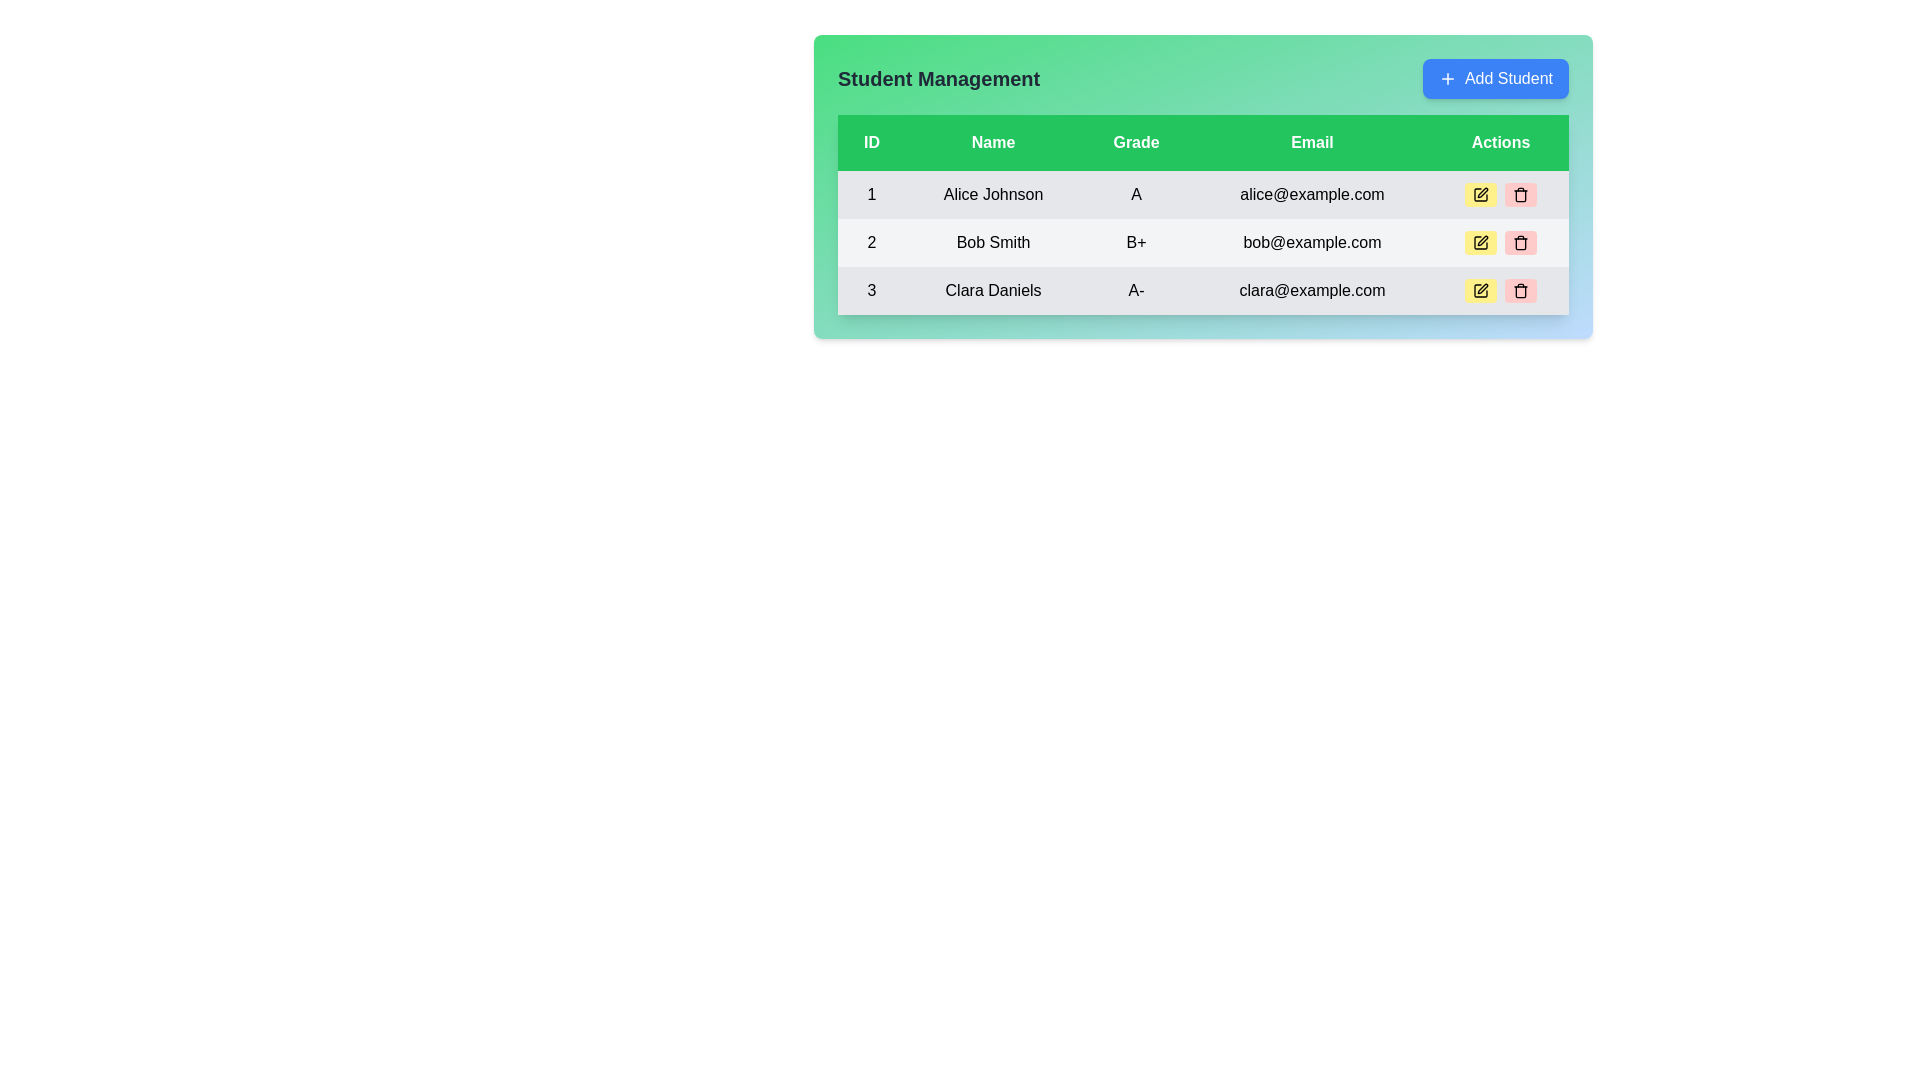 The width and height of the screenshot is (1920, 1080). I want to click on the delete button located in the 'Actions' column of the second row of the table, corresponding to the entry for 'Bob Smith', so click(1520, 242).